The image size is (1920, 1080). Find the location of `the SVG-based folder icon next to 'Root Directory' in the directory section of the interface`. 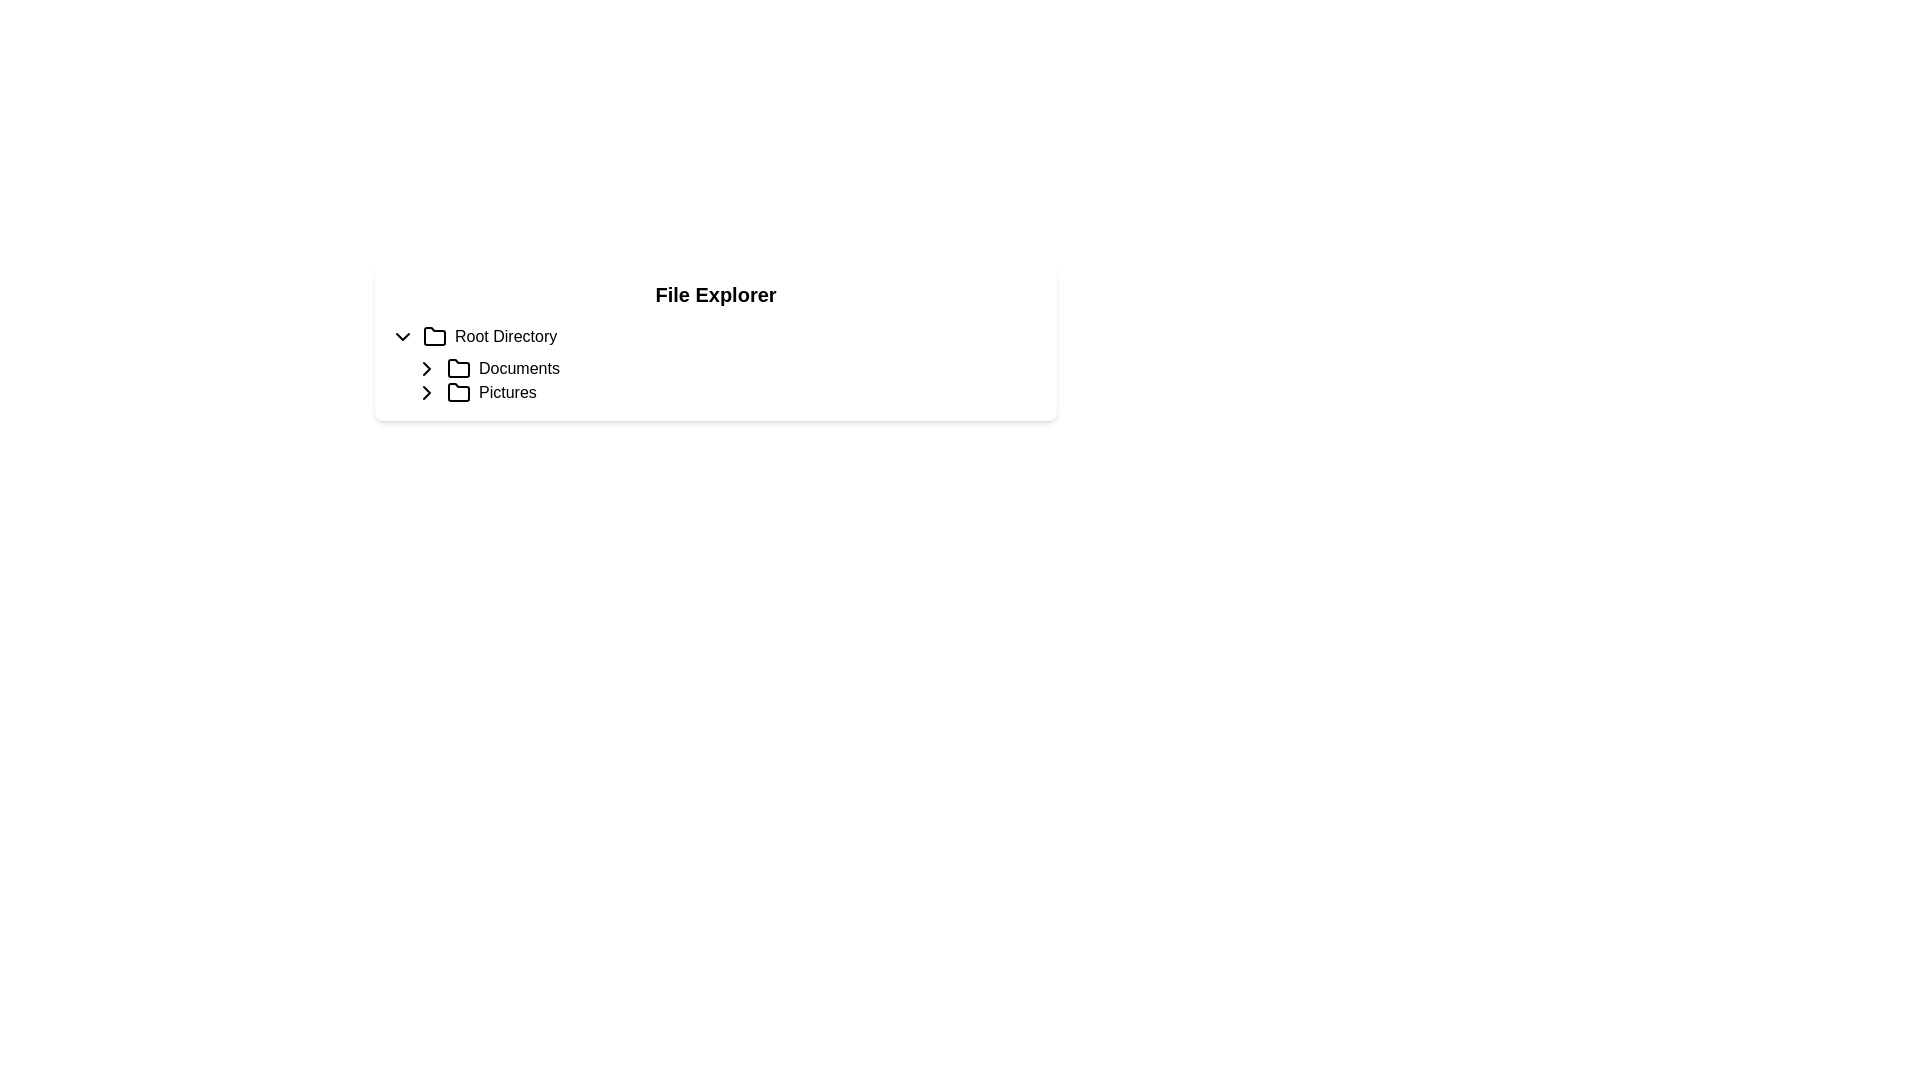

the SVG-based folder icon next to 'Root Directory' in the directory section of the interface is located at coordinates (434, 335).